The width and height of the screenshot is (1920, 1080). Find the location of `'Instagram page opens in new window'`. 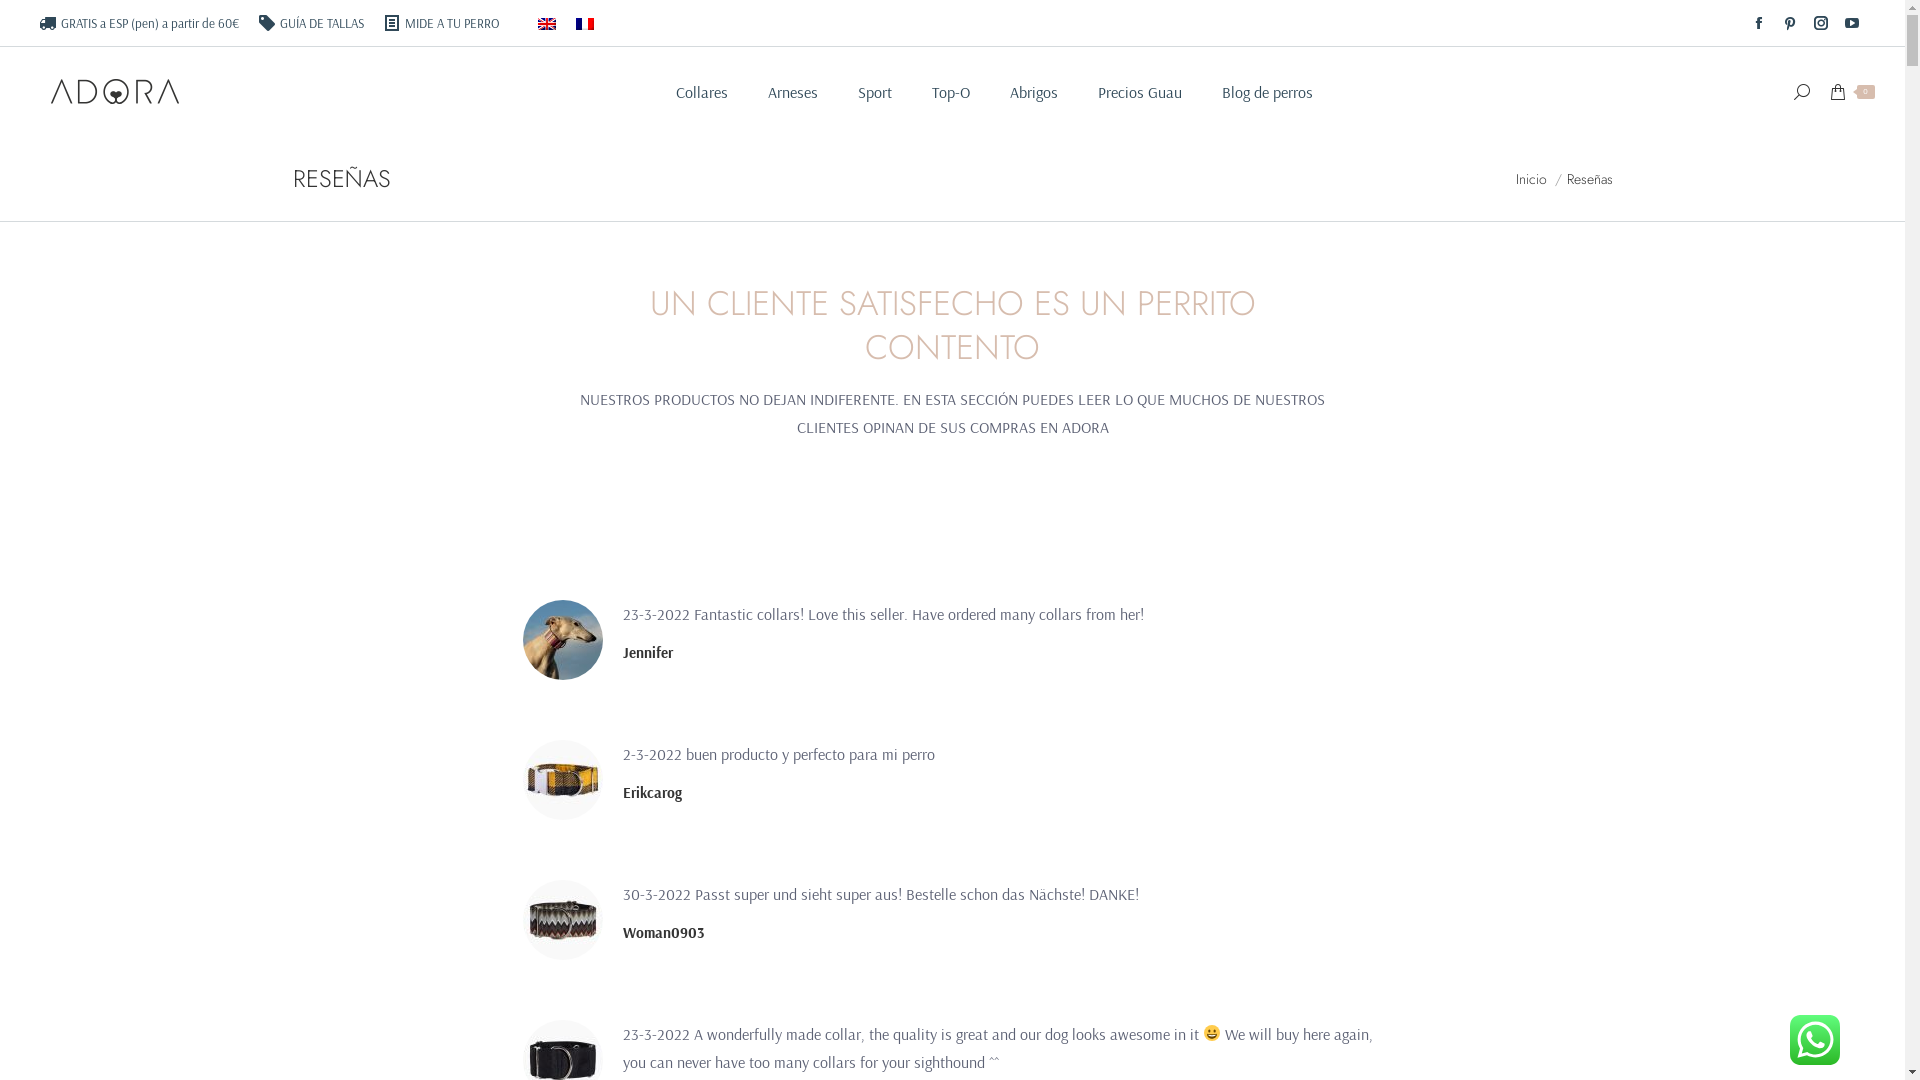

'Instagram page opens in new window' is located at coordinates (1808, 23).